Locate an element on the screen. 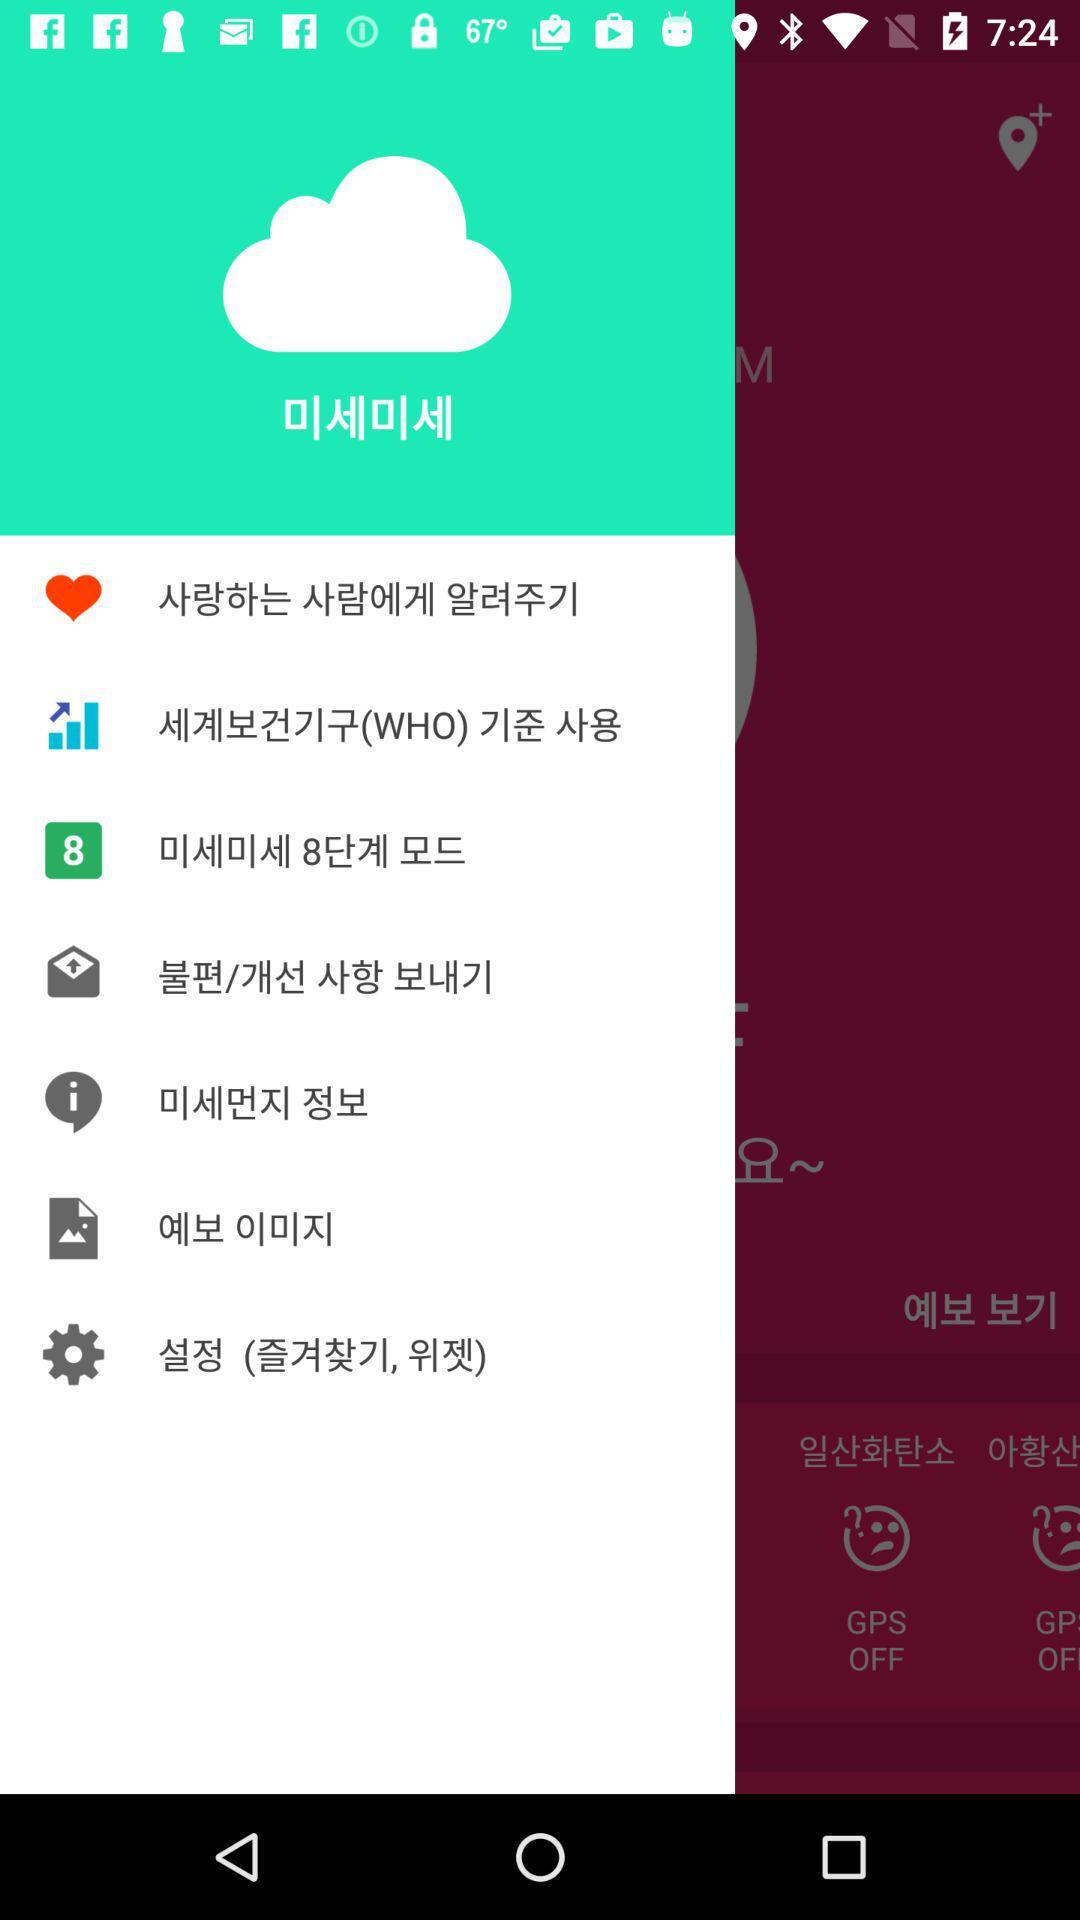 Image resolution: width=1080 pixels, height=1920 pixels. the location icon is located at coordinates (1017, 124).